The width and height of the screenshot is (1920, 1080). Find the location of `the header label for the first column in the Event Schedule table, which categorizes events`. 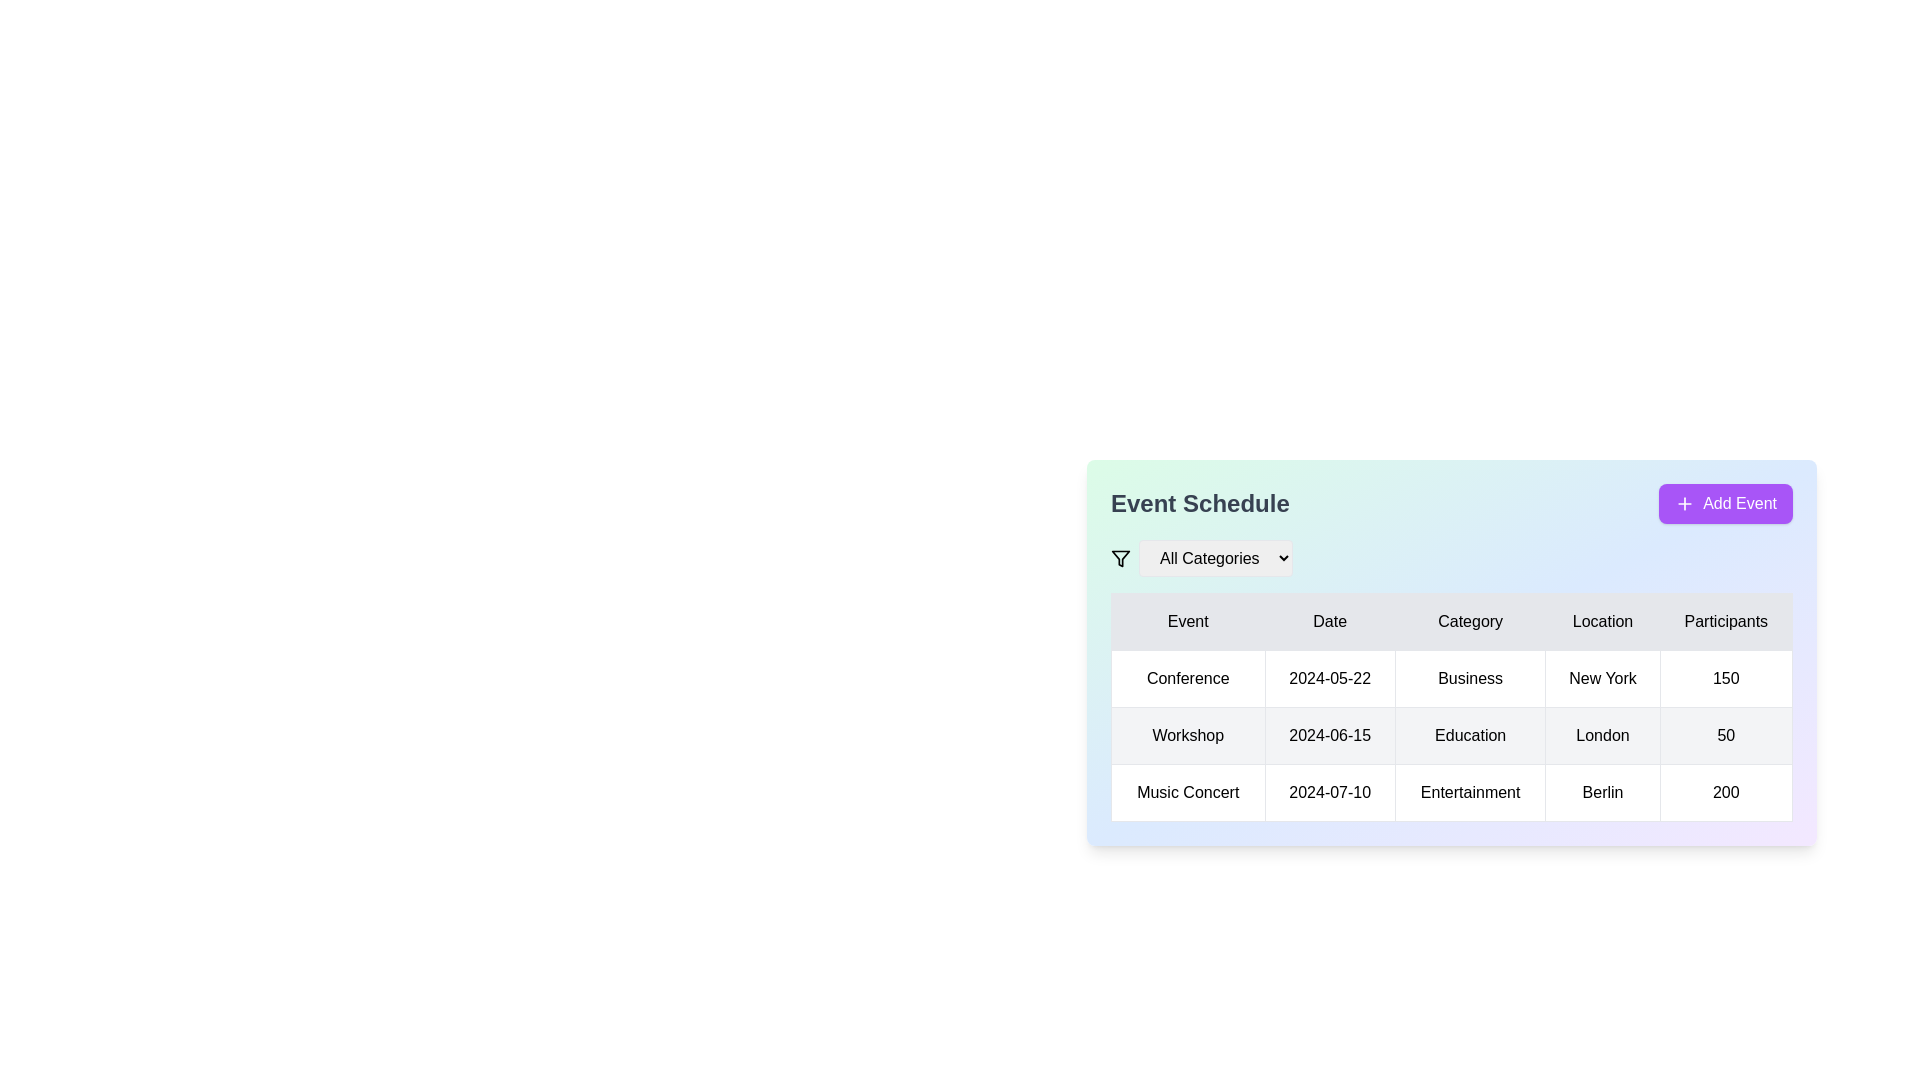

the header label for the first column in the Event Schedule table, which categorizes events is located at coordinates (1188, 620).